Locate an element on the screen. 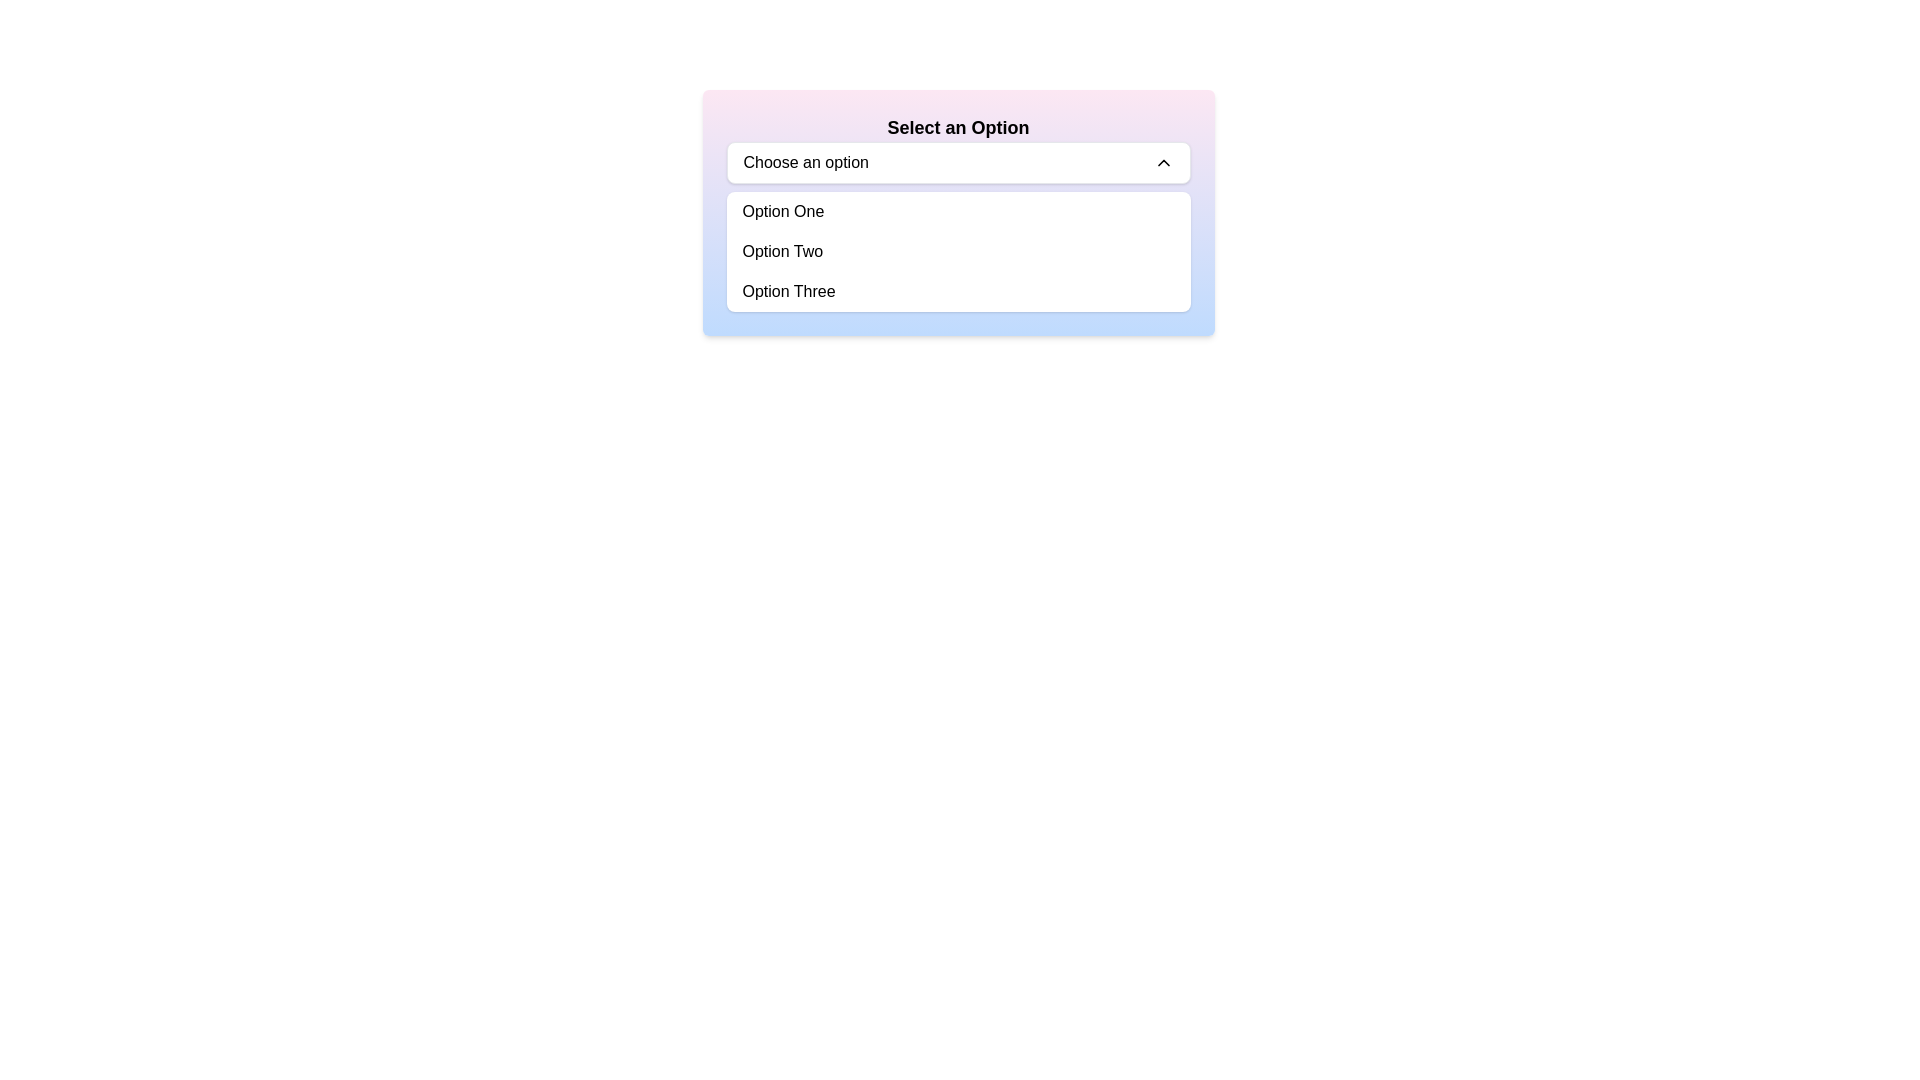 The height and width of the screenshot is (1080, 1920). the dropdown menu option labeled 'Option Three' is located at coordinates (957, 292).